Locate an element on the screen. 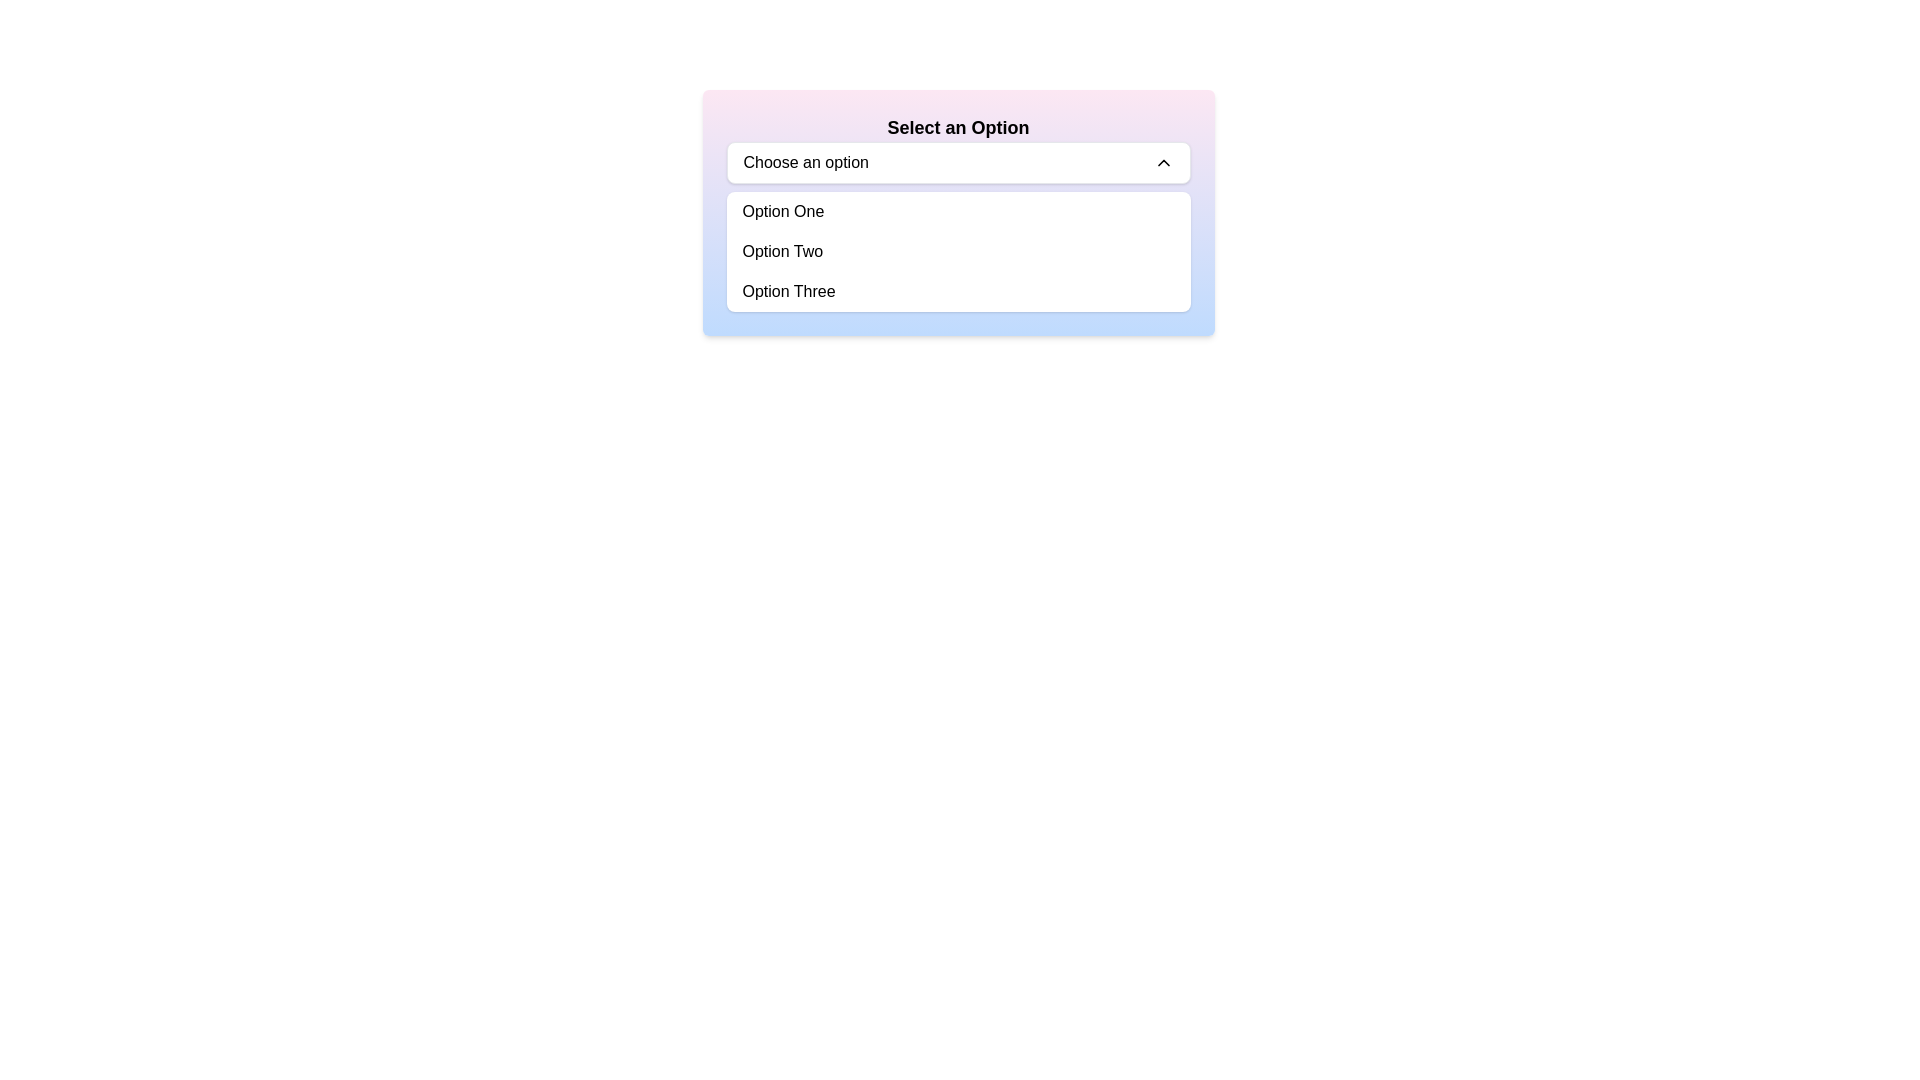 The height and width of the screenshot is (1080, 1920). the dropdown menu option labeled 'Option Three' is located at coordinates (957, 292).